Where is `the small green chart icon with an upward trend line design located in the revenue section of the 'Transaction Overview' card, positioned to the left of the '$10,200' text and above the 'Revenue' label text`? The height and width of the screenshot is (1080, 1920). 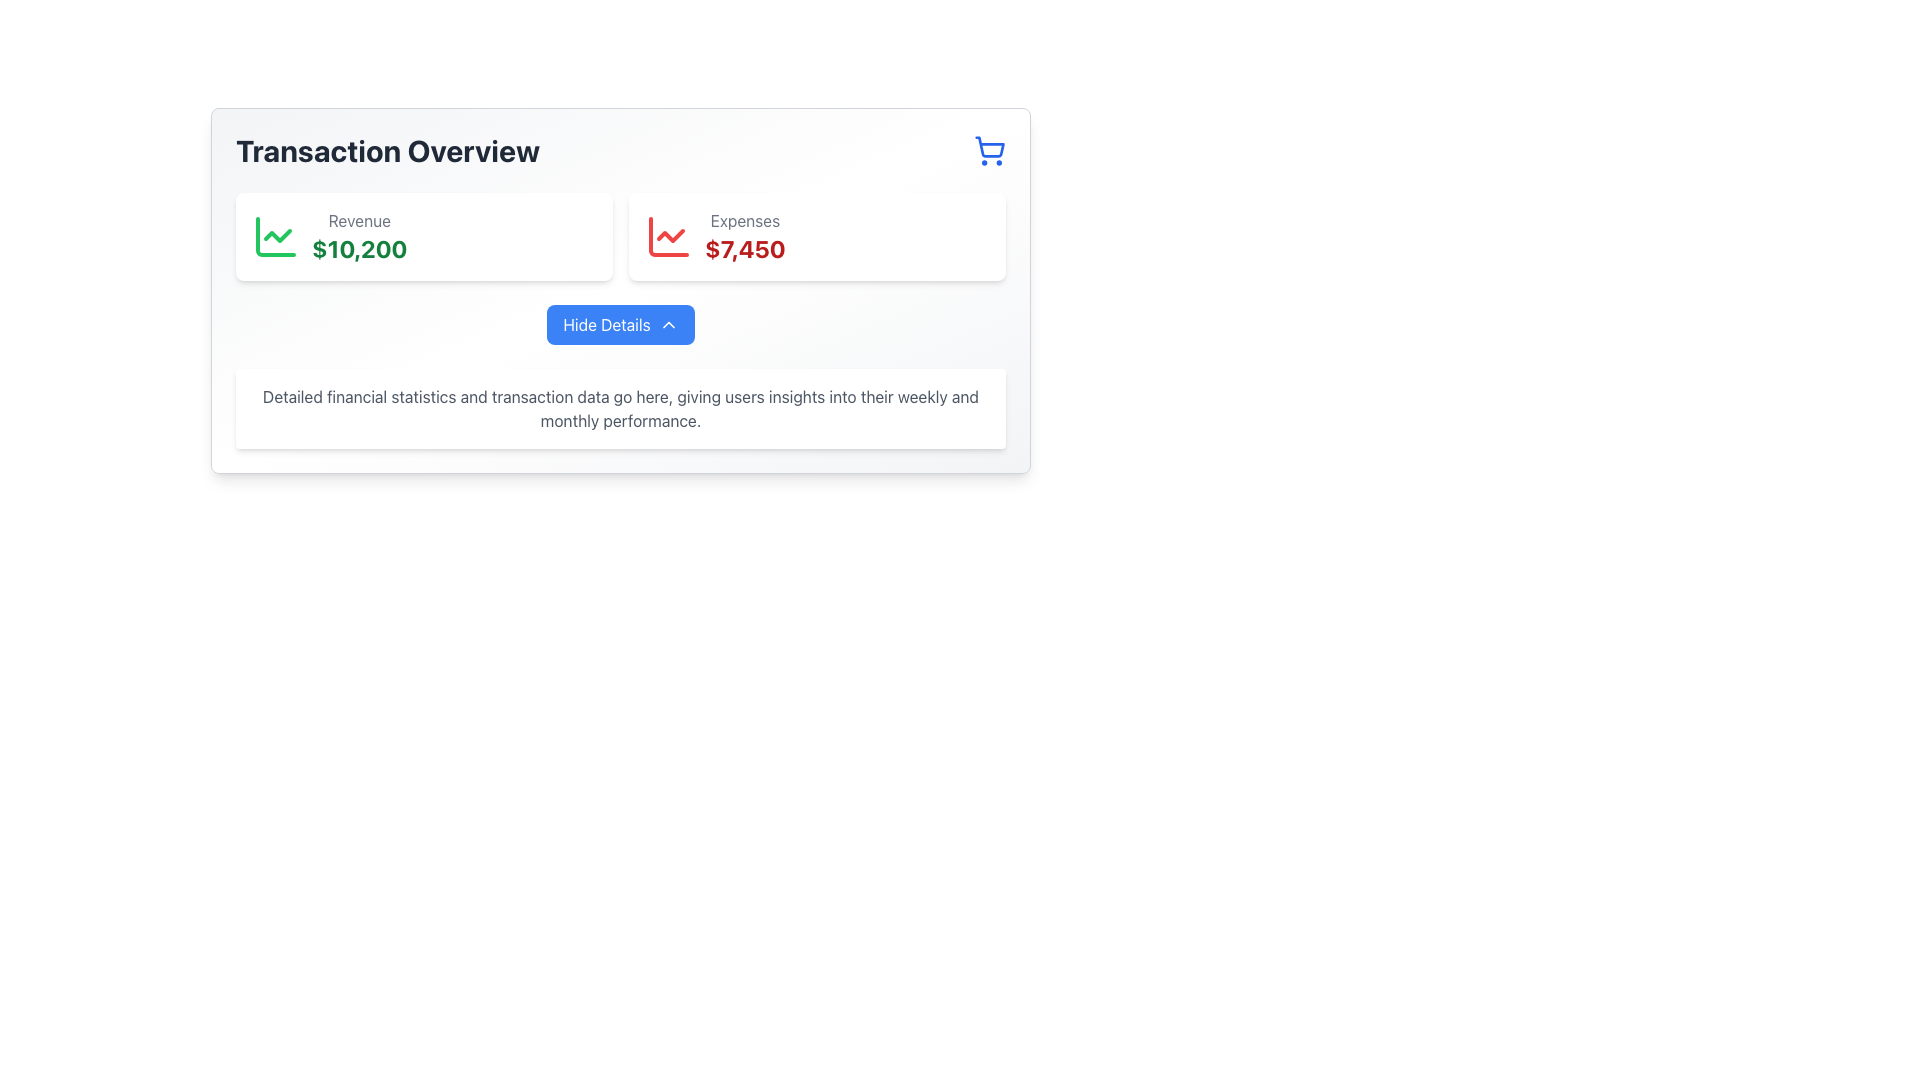
the small green chart icon with an upward trend line design located in the revenue section of the 'Transaction Overview' card, positioned to the left of the '$10,200' text and above the 'Revenue' label text is located at coordinates (277, 234).